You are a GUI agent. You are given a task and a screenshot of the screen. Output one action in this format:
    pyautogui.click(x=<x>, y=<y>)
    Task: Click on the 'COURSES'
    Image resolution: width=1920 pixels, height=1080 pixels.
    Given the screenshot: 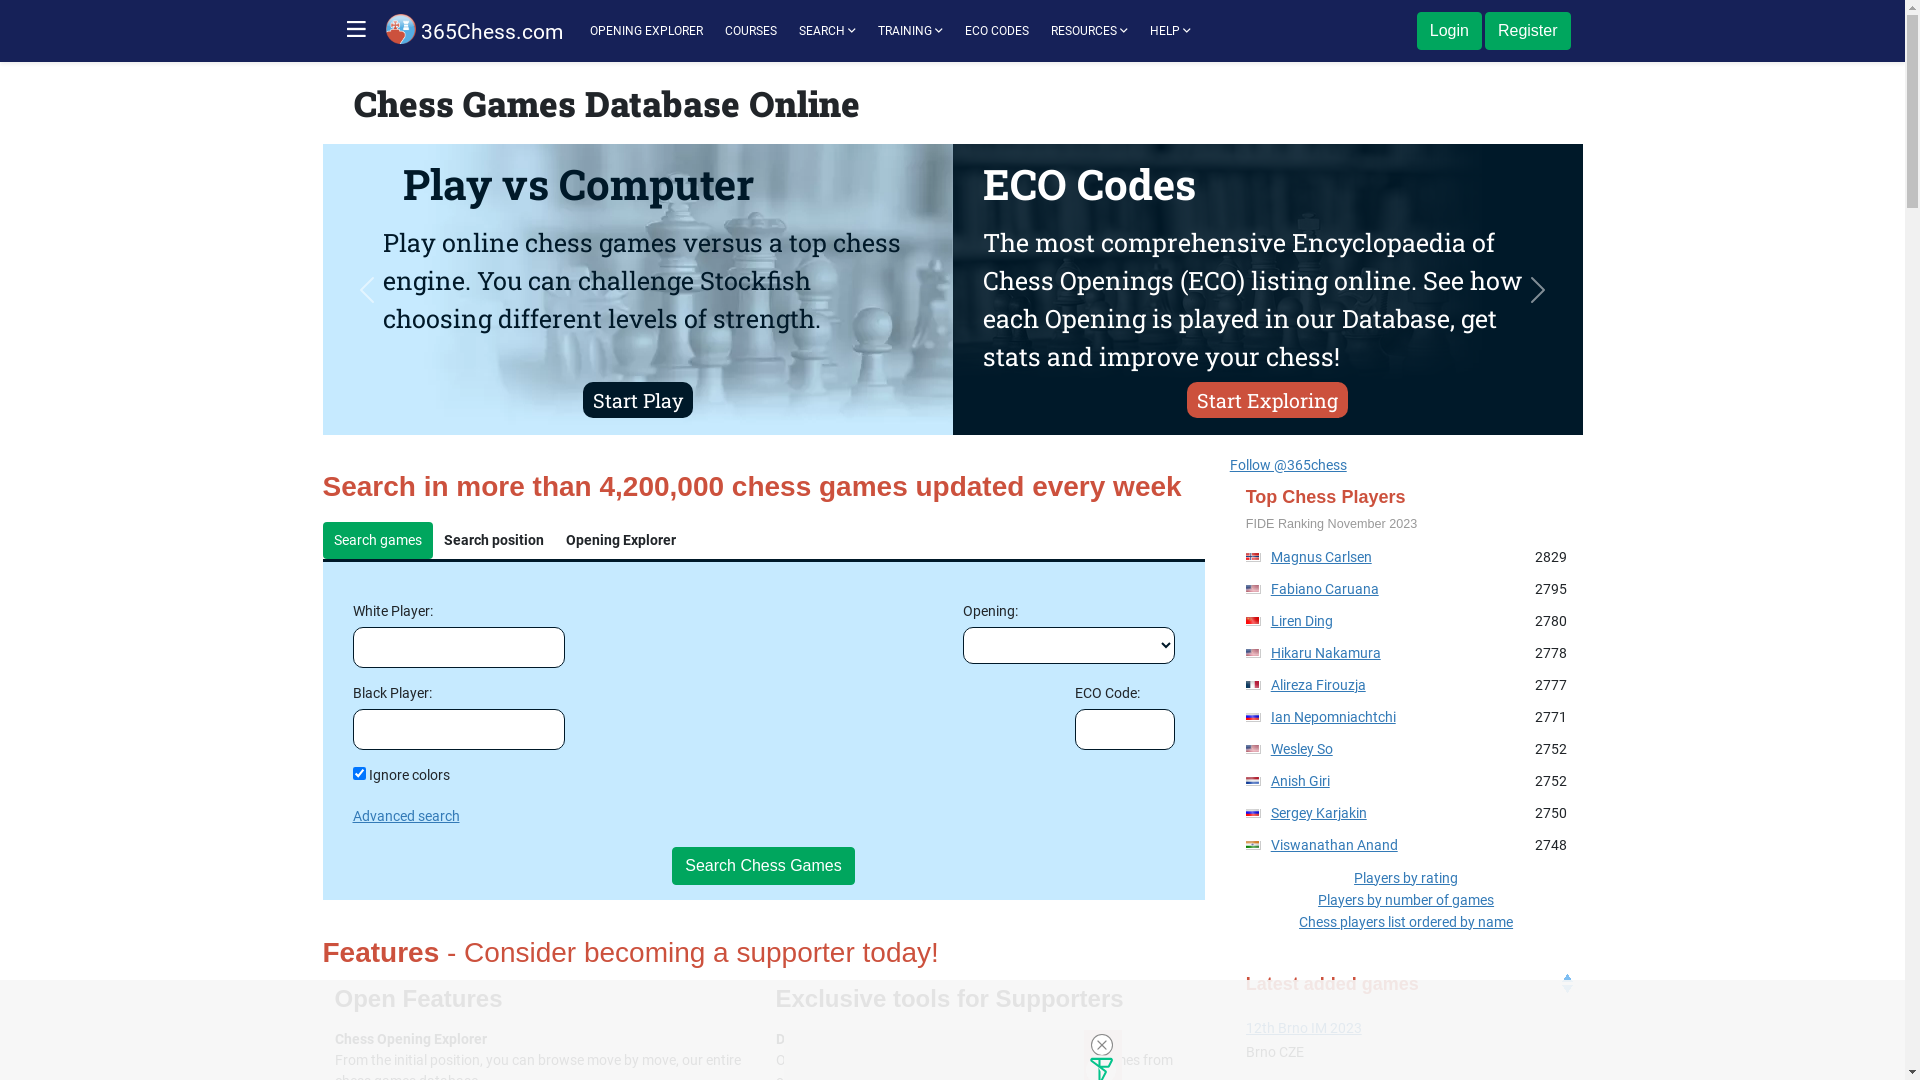 What is the action you would take?
    pyautogui.click(x=748, y=30)
    